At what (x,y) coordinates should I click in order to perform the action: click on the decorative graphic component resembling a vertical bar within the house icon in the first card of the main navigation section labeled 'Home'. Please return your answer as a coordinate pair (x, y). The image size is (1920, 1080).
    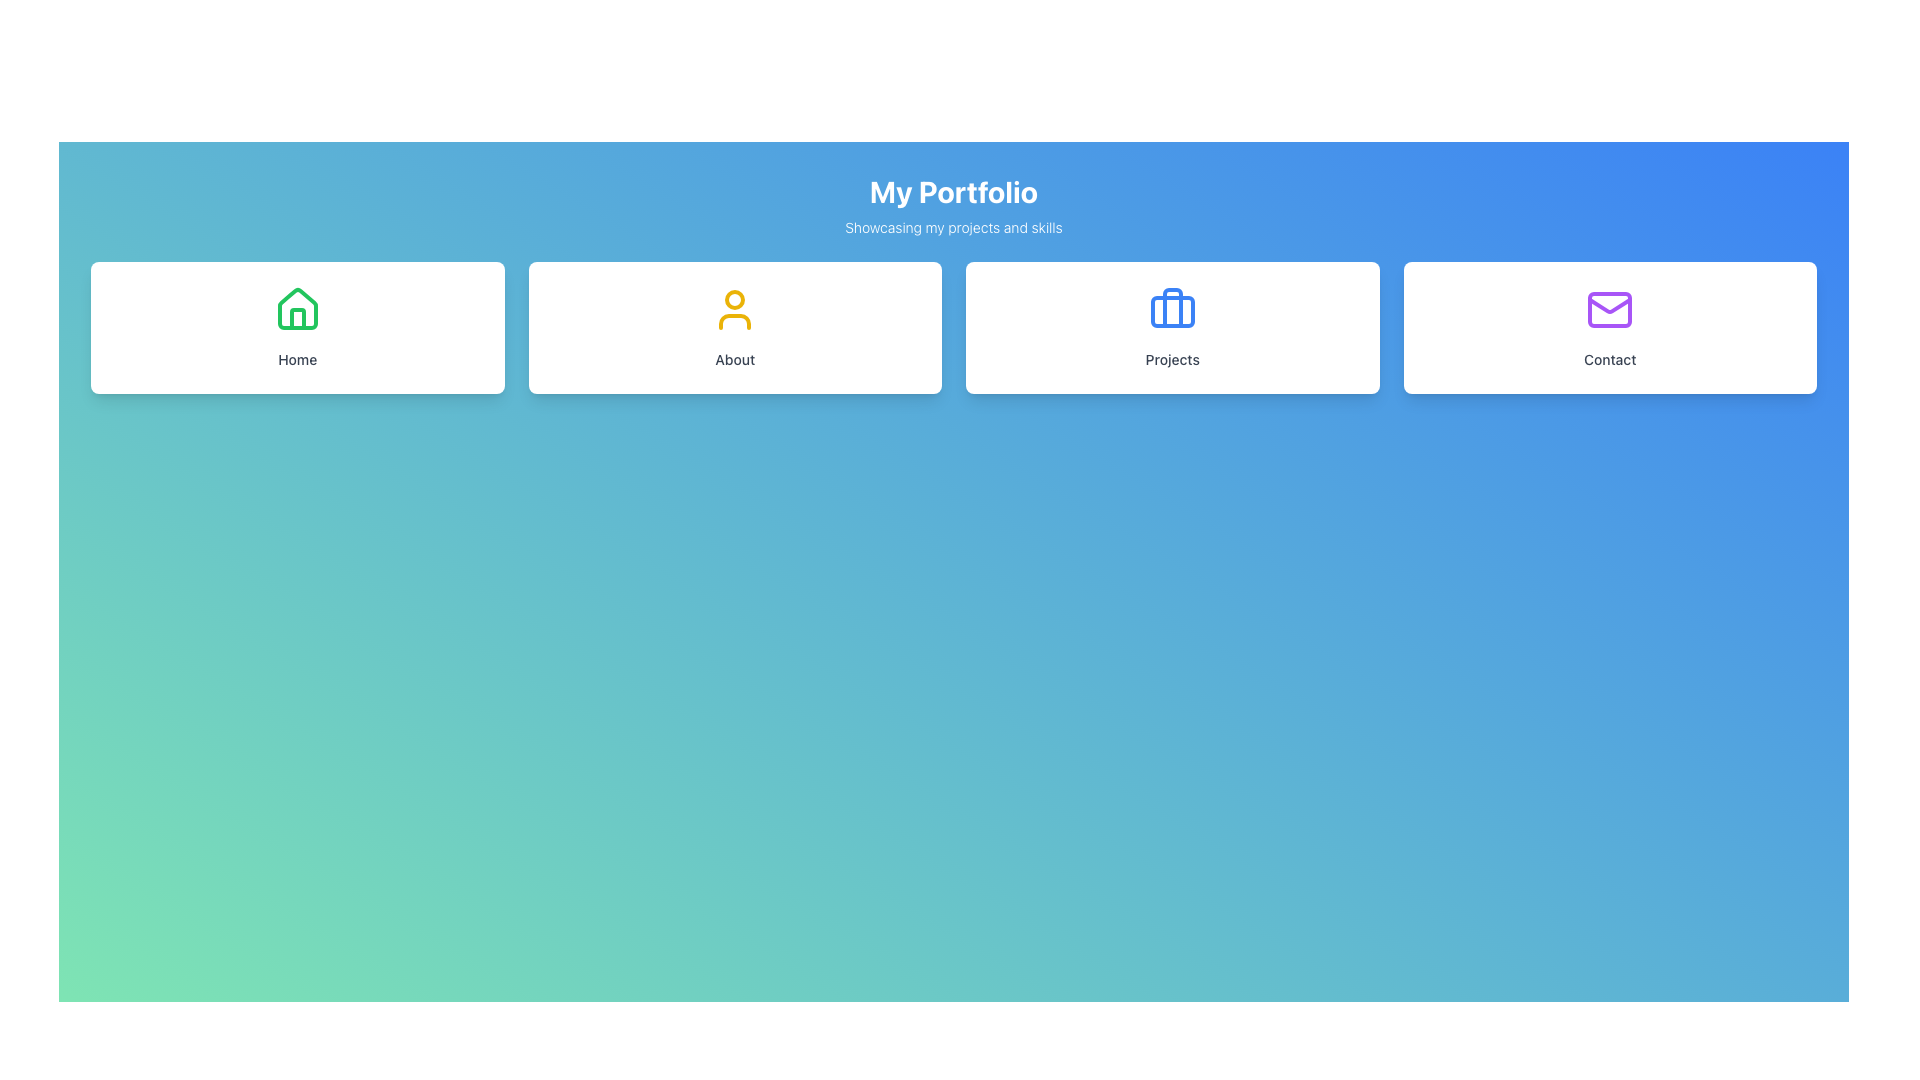
    Looking at the image, I should click on (296, 318).